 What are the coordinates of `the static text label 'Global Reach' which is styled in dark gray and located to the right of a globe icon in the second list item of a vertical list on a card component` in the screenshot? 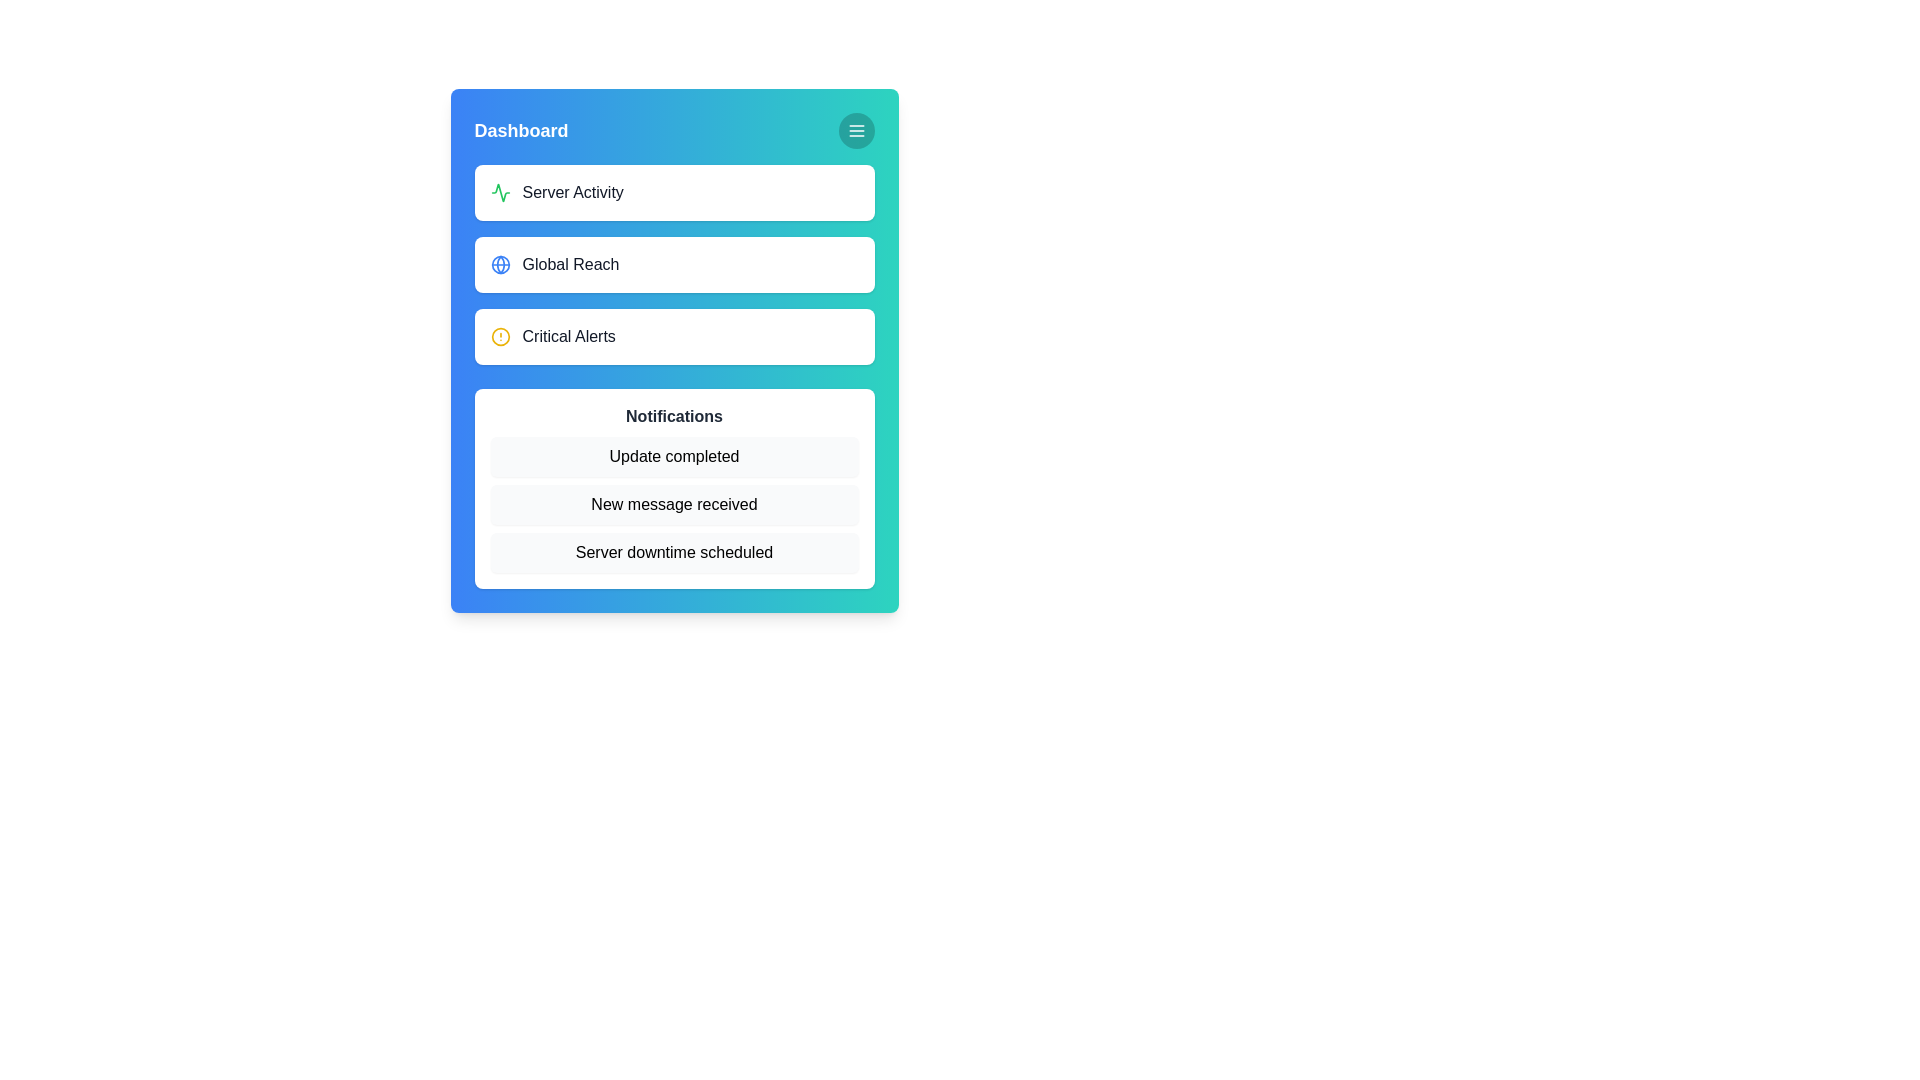 It's located at (570, 264).